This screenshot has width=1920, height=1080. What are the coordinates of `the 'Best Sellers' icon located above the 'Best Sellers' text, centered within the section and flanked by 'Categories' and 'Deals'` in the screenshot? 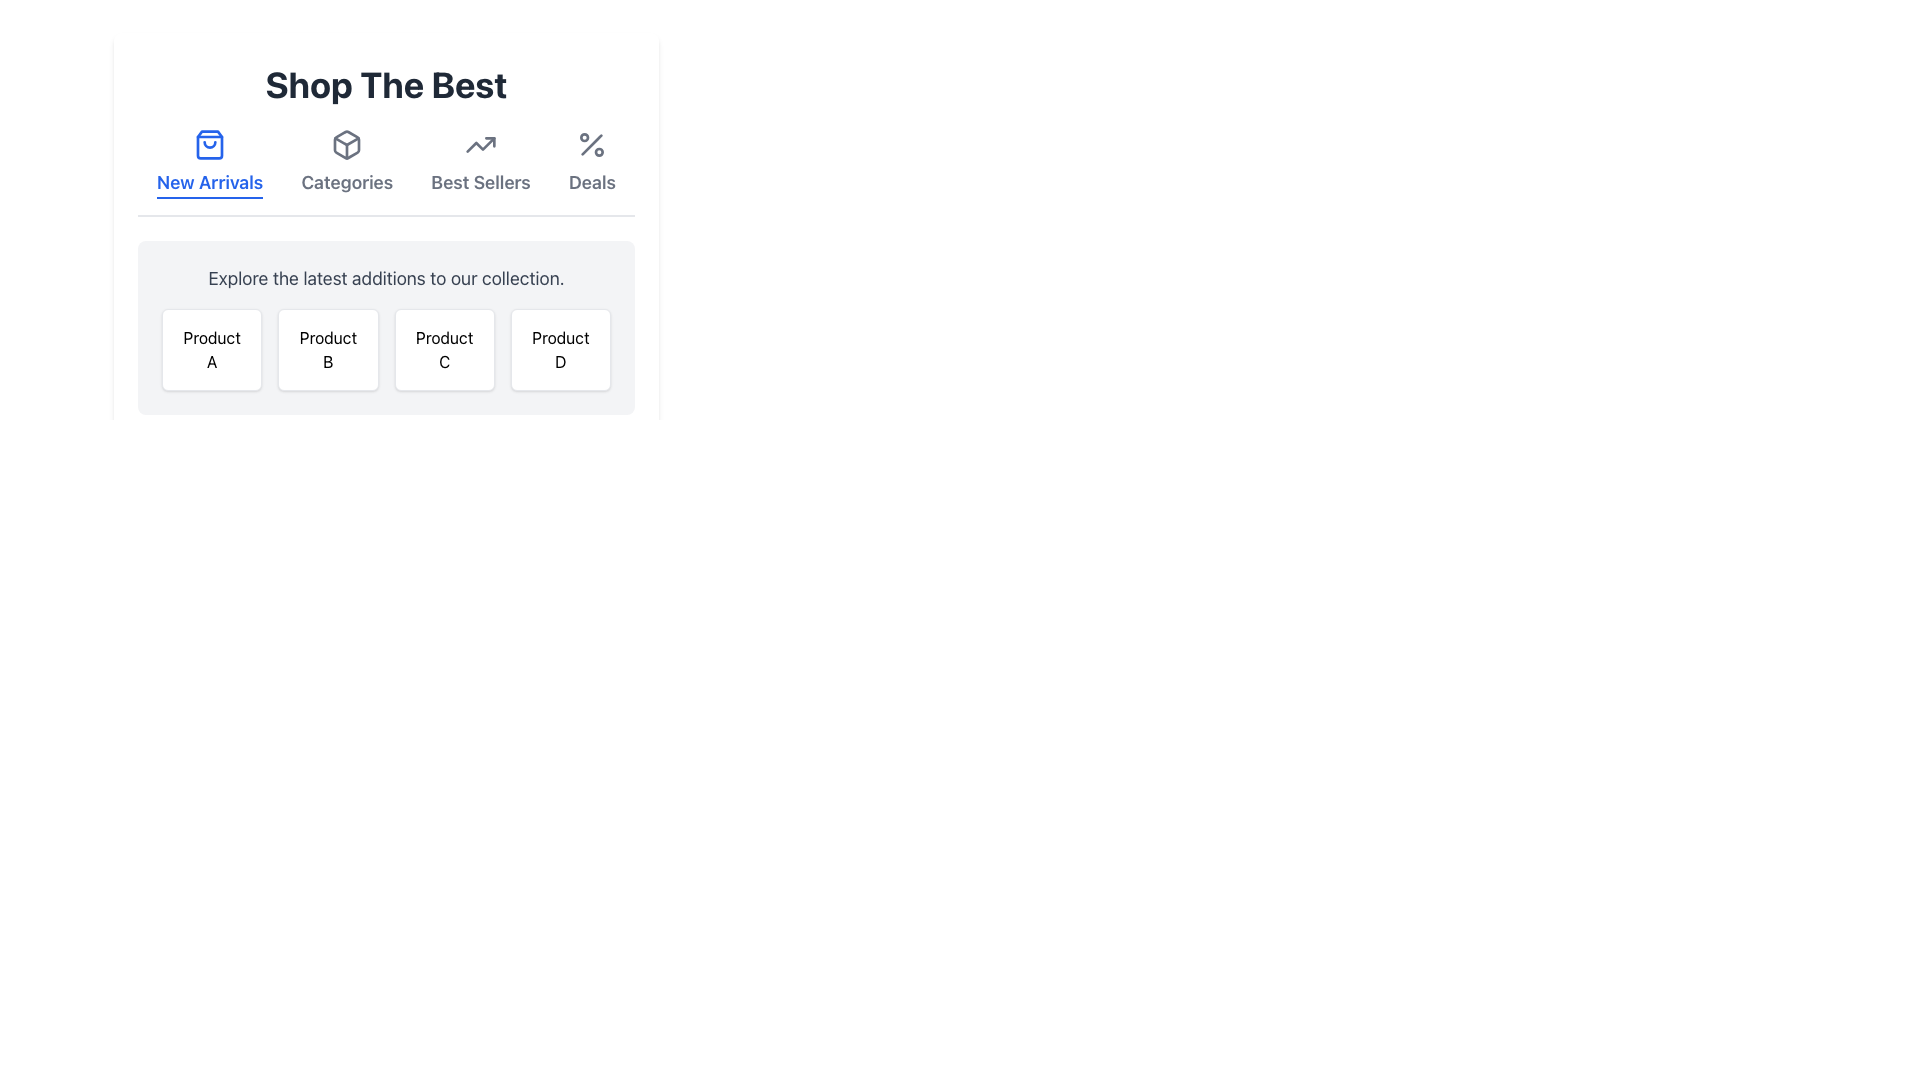 It's located at (481, 144).